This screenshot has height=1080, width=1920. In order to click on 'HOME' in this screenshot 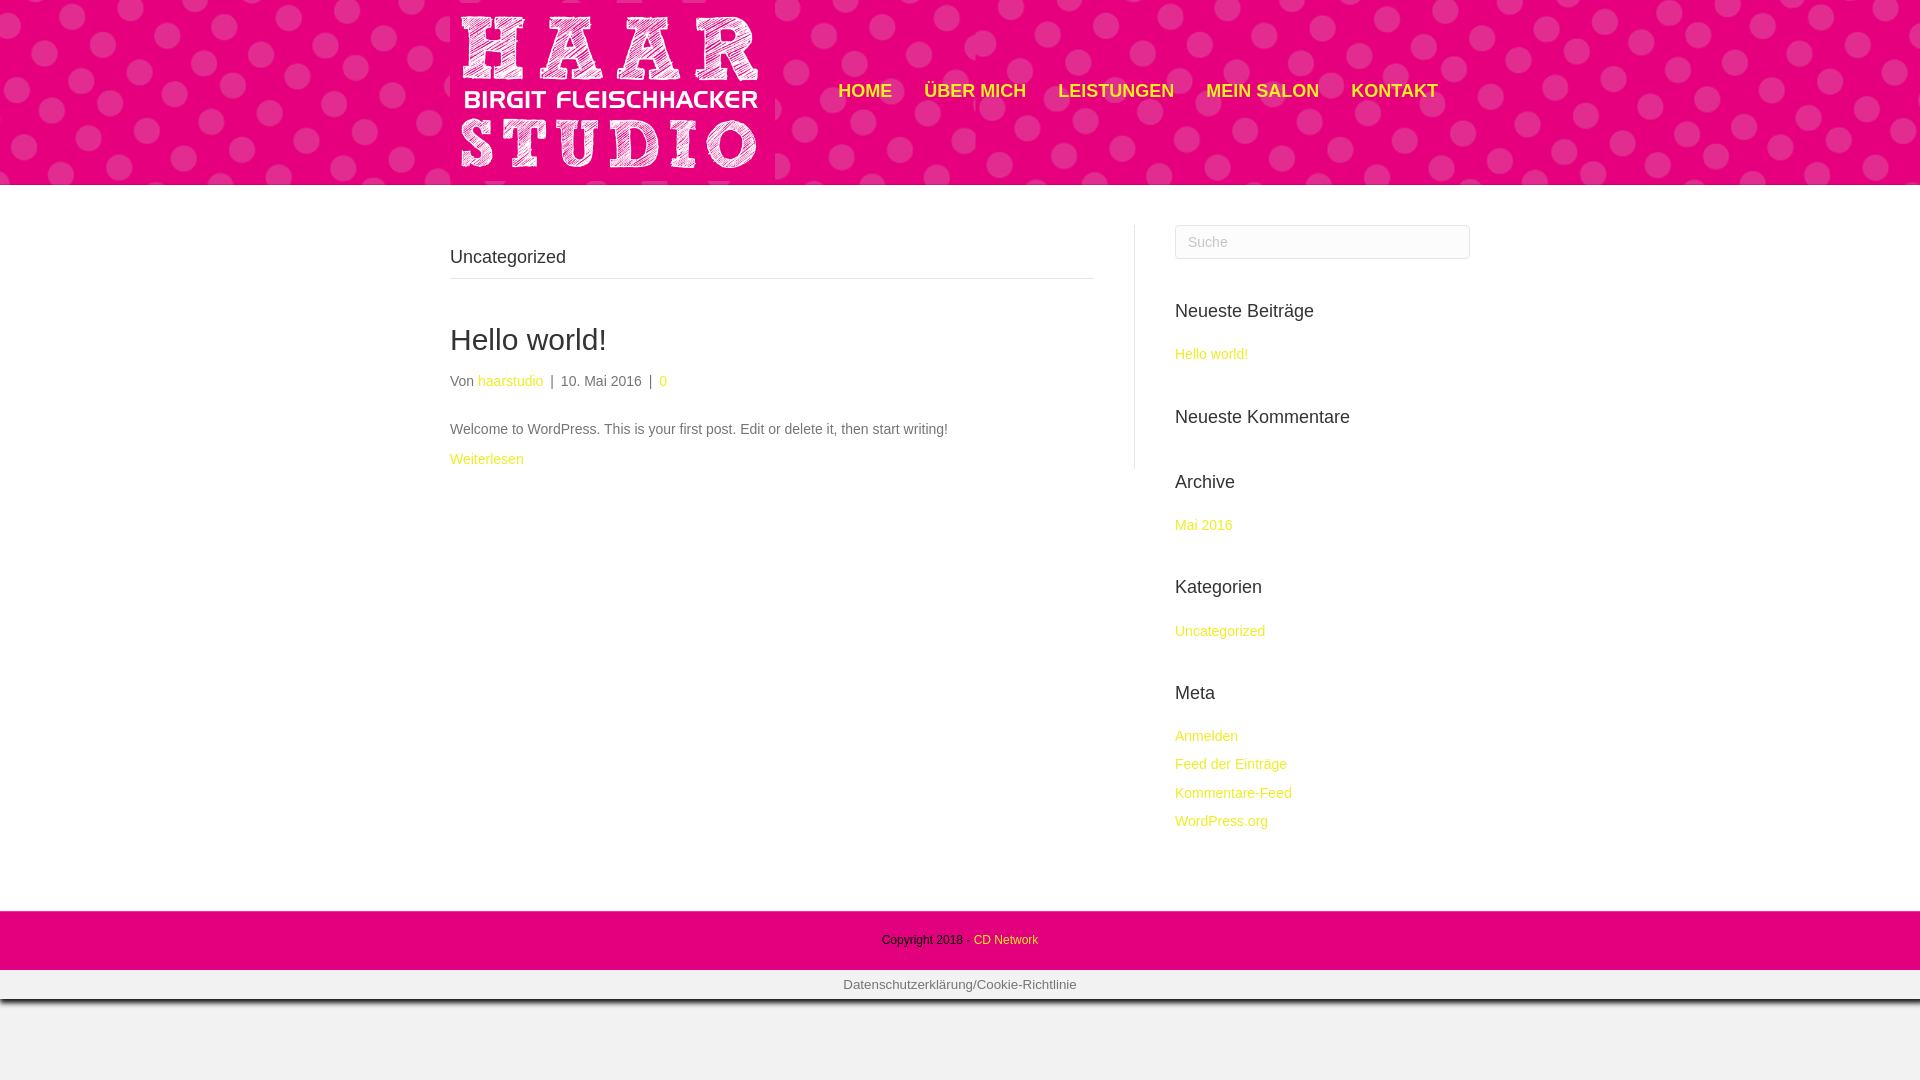, I will do `click(864, 91)`.